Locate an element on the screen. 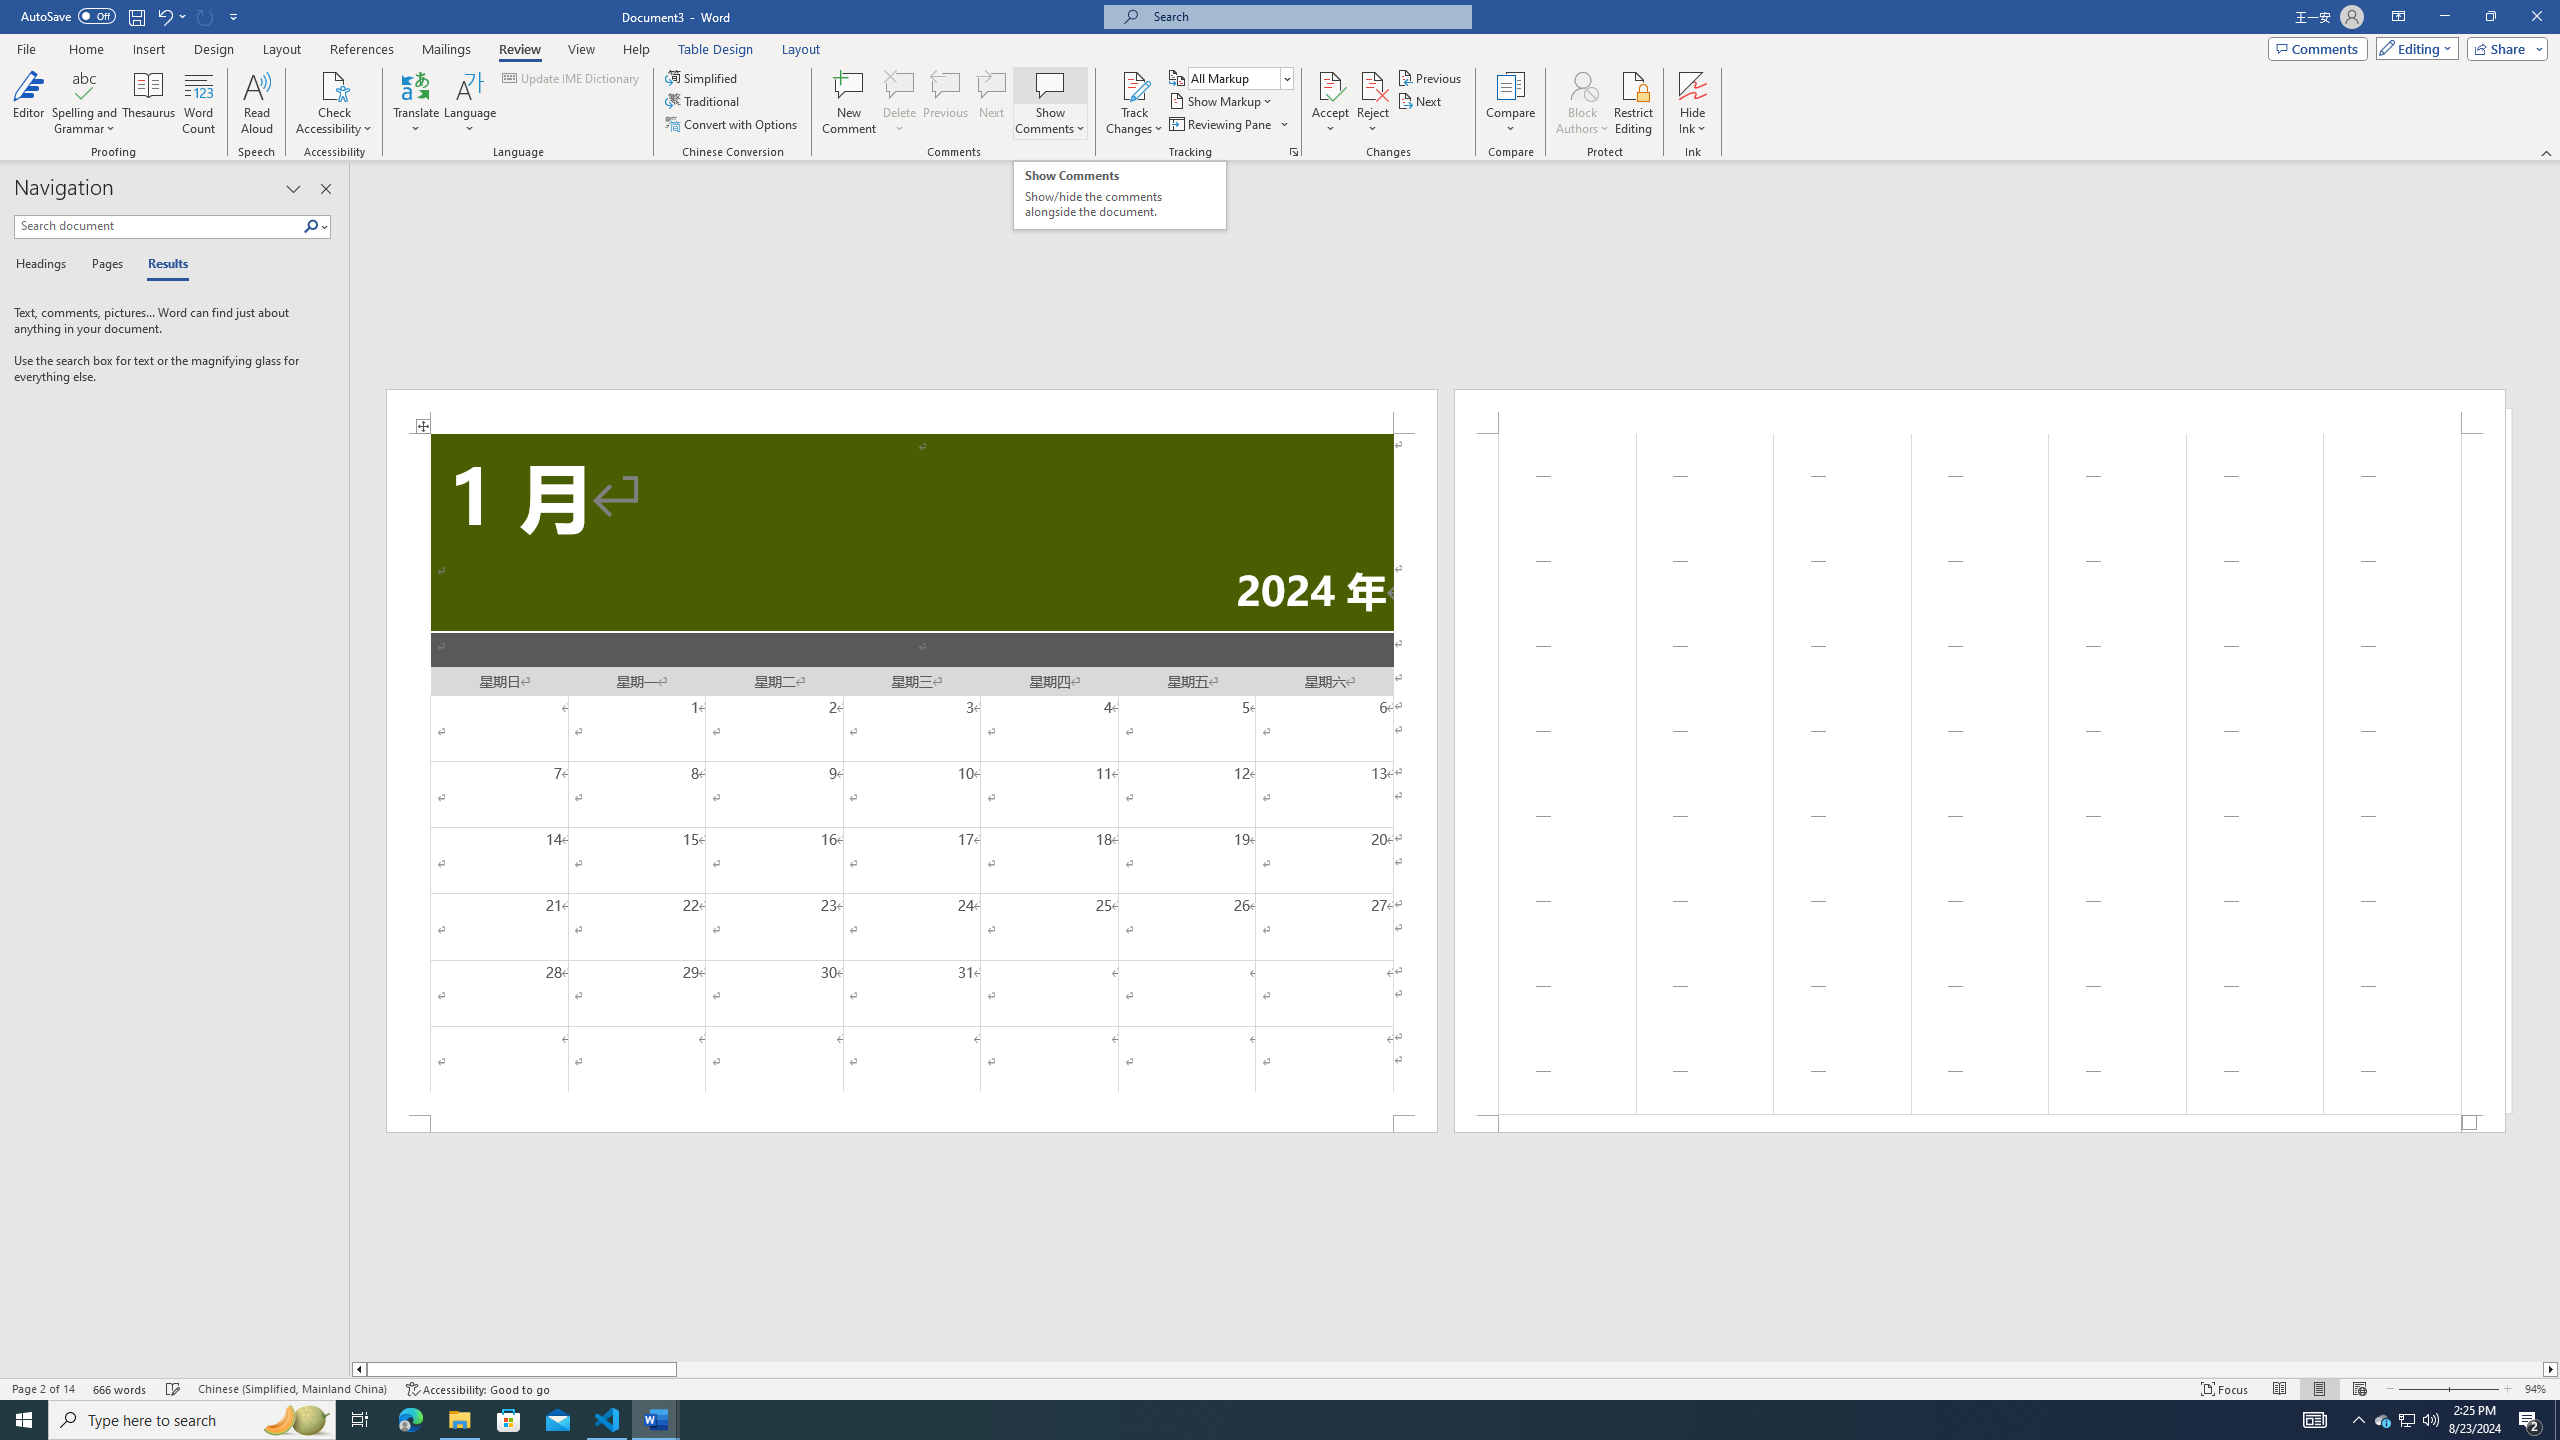 The image size is (2560, 1440). 'Check Accessibility' is located at coordinates (334, 103).